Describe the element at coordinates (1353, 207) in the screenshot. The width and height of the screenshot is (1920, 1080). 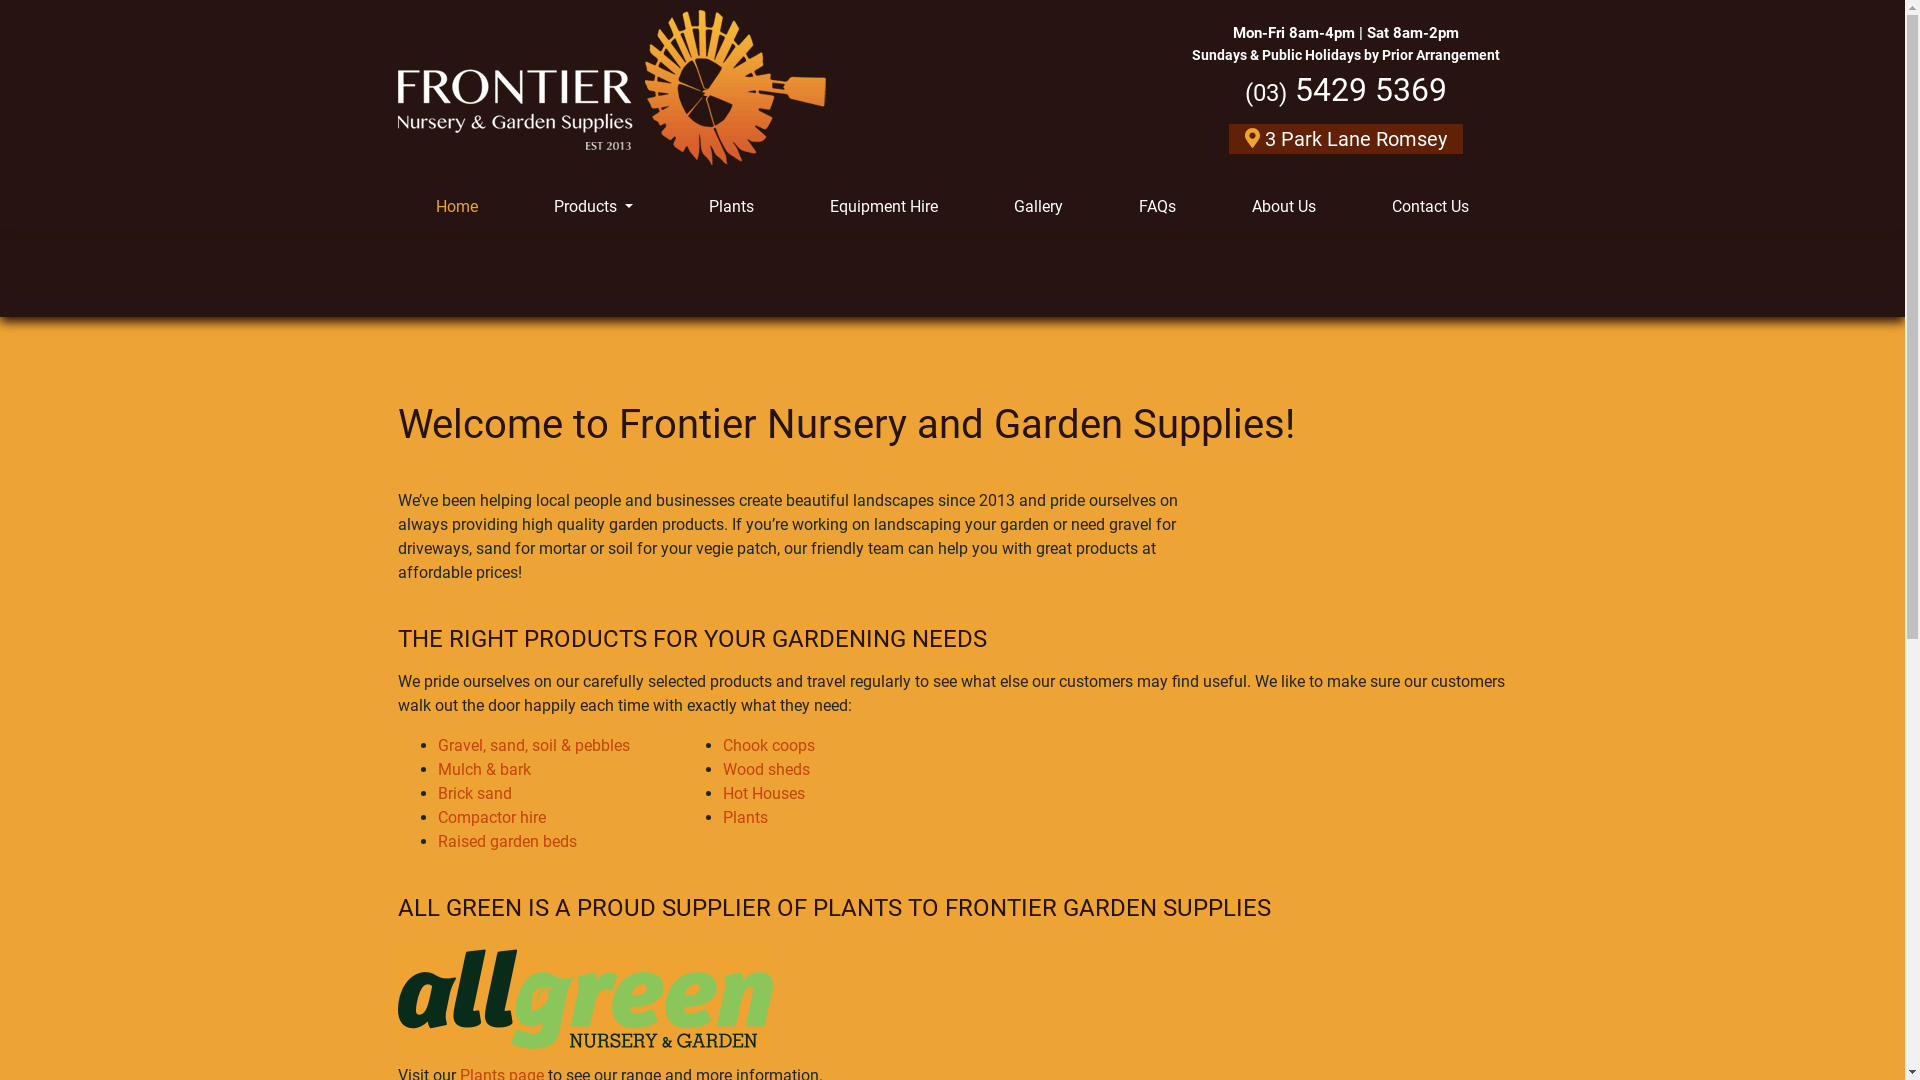
I see `'Contact Us'` at that location.